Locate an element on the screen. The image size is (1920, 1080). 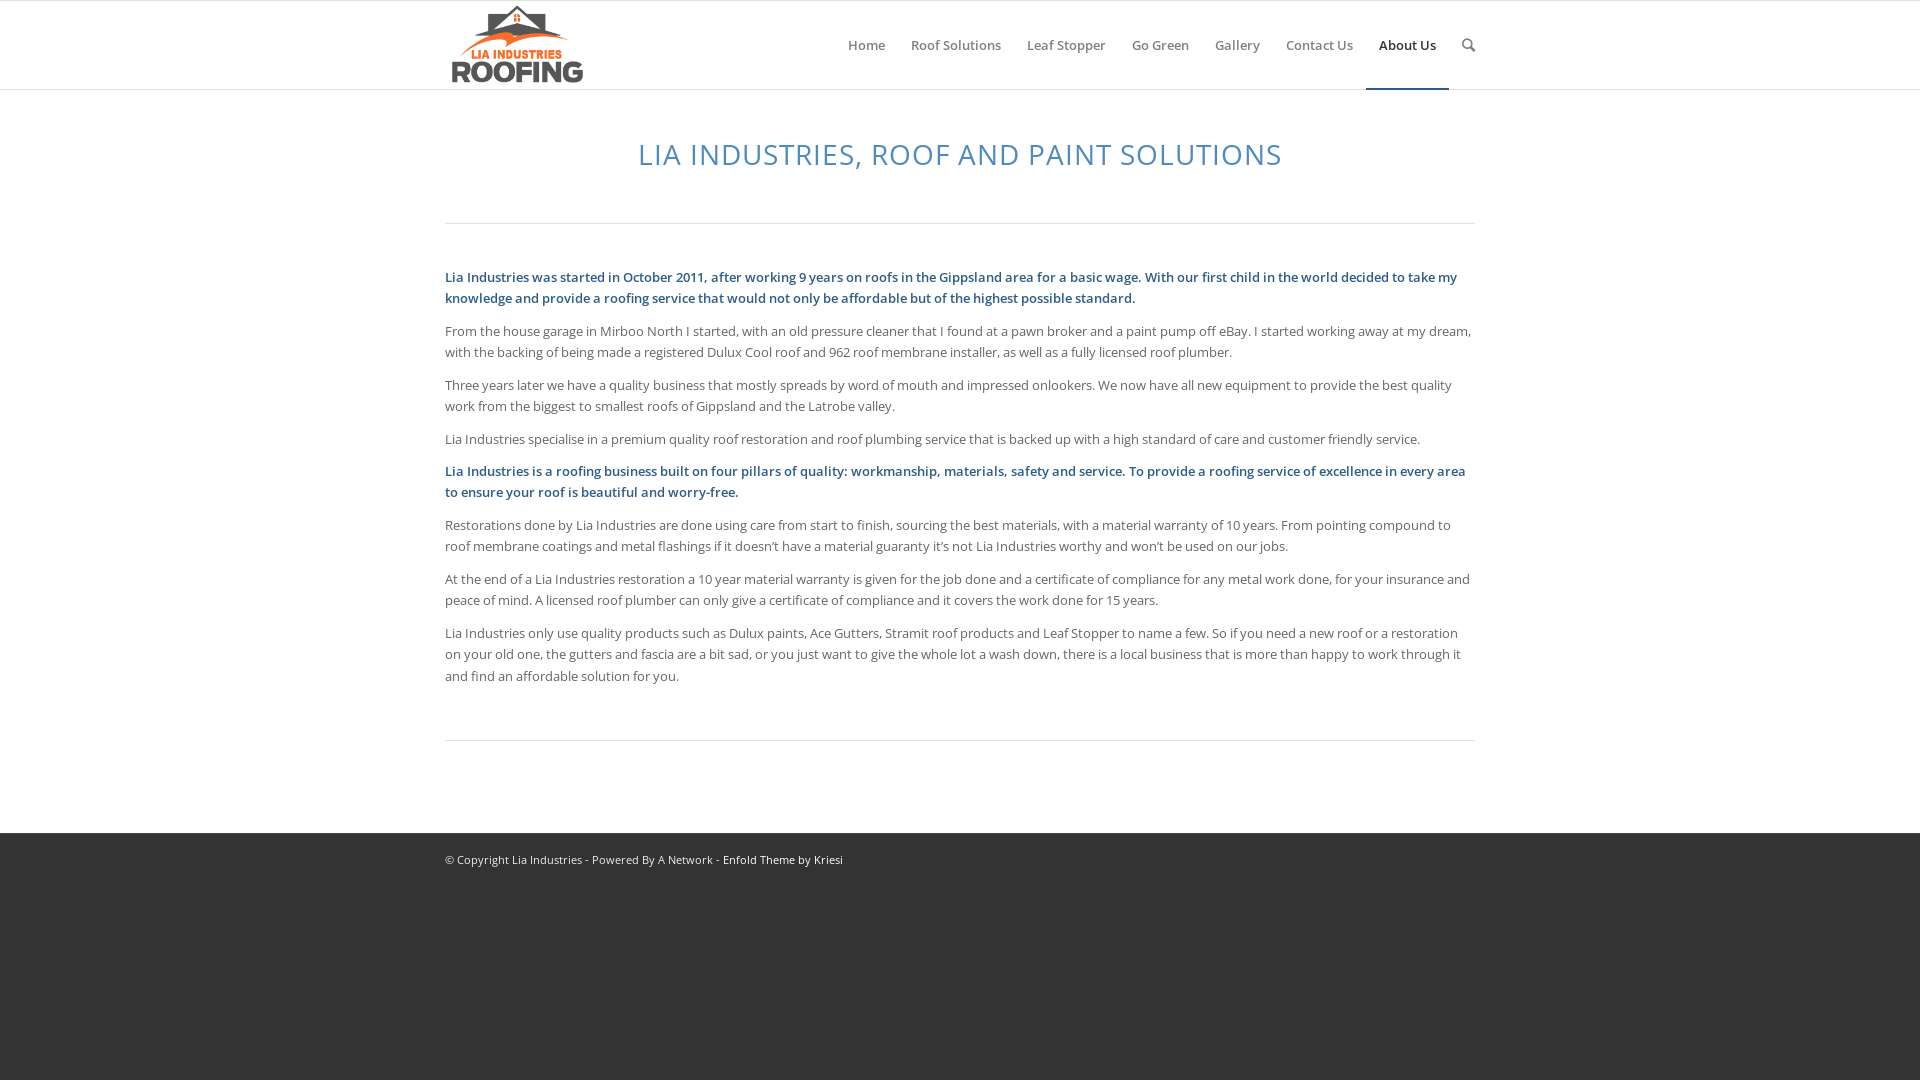
'Leaf Stopper' is located at coordinates (1013, 45).